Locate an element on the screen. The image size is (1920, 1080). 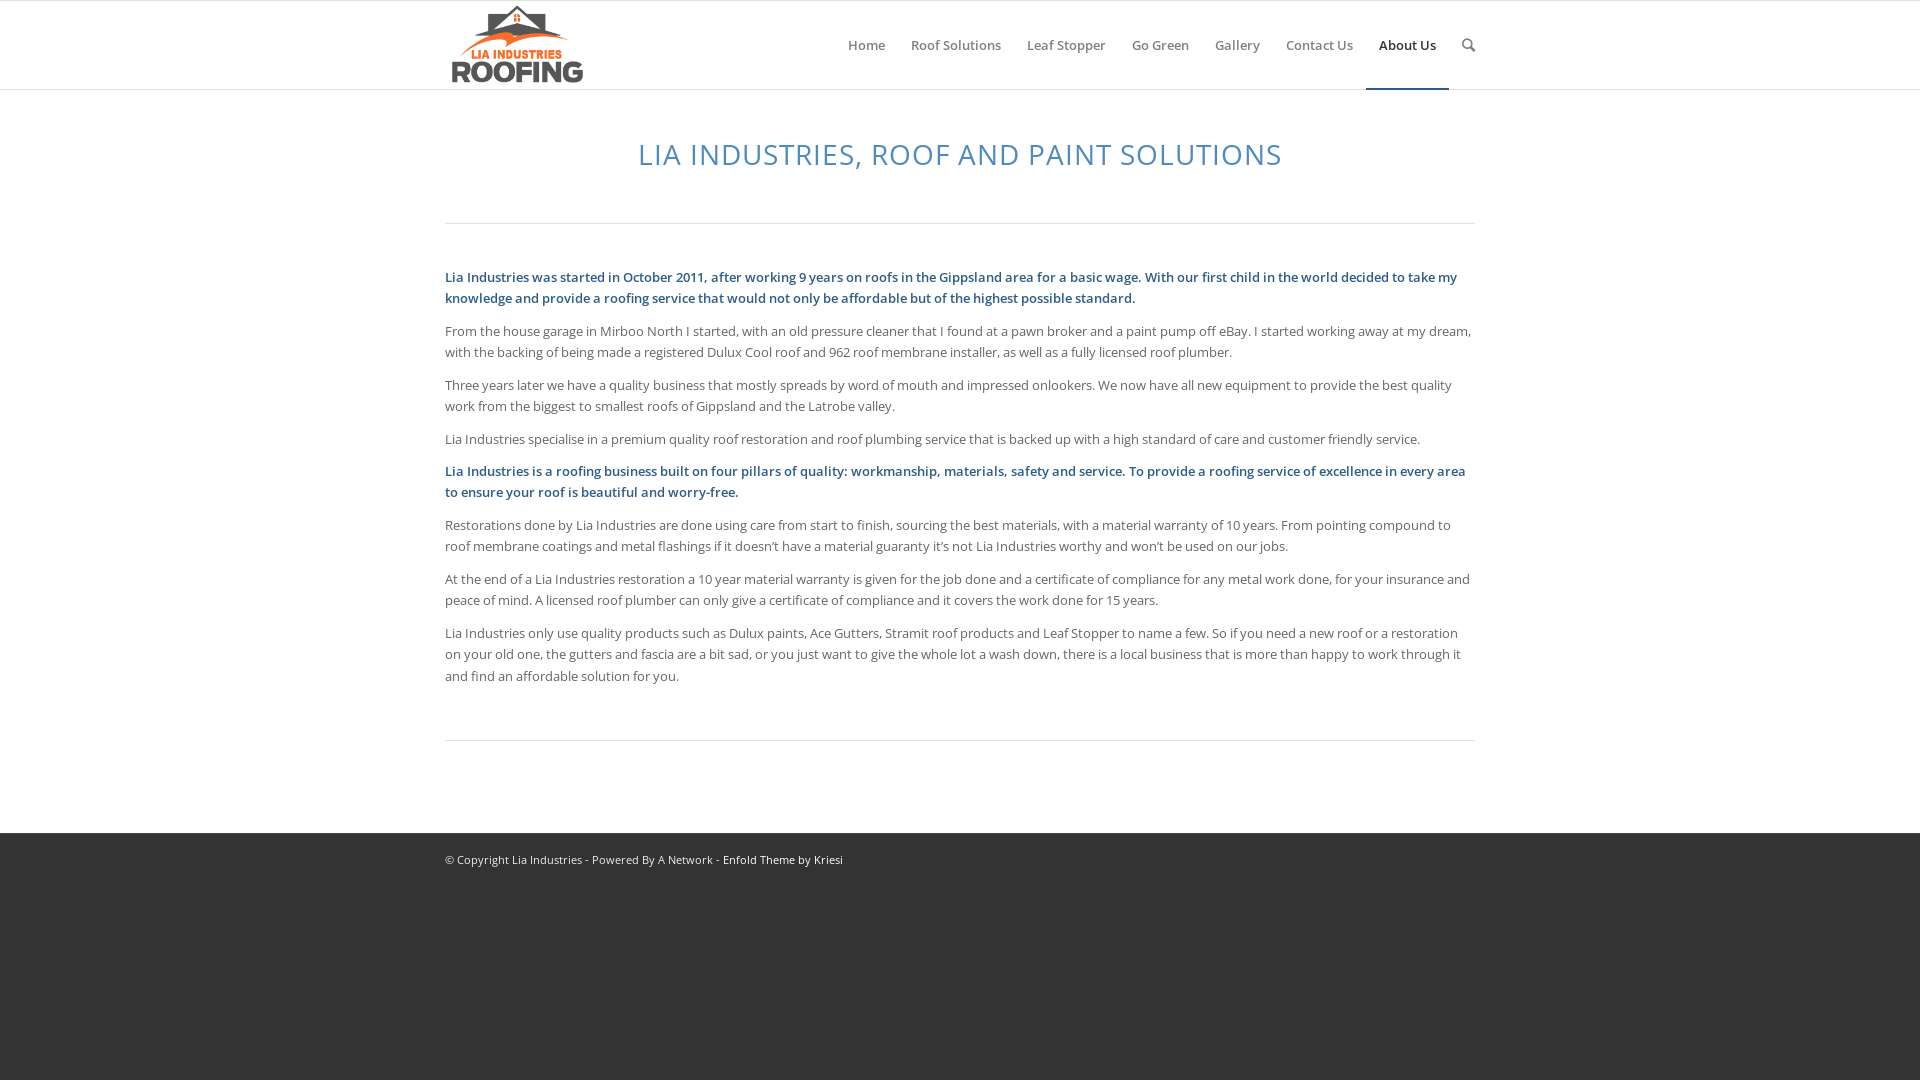
'Leaf Stopper' is located at coordinates (1013, 45).